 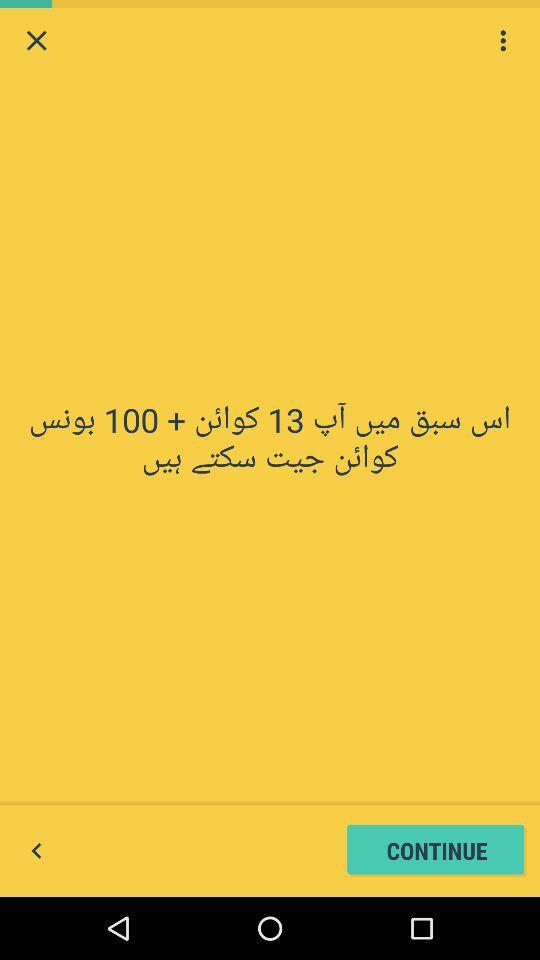 What do you see at coordinates (502, 39) in the screenshot?
I see `show more options` at bounding box center [502, 39].